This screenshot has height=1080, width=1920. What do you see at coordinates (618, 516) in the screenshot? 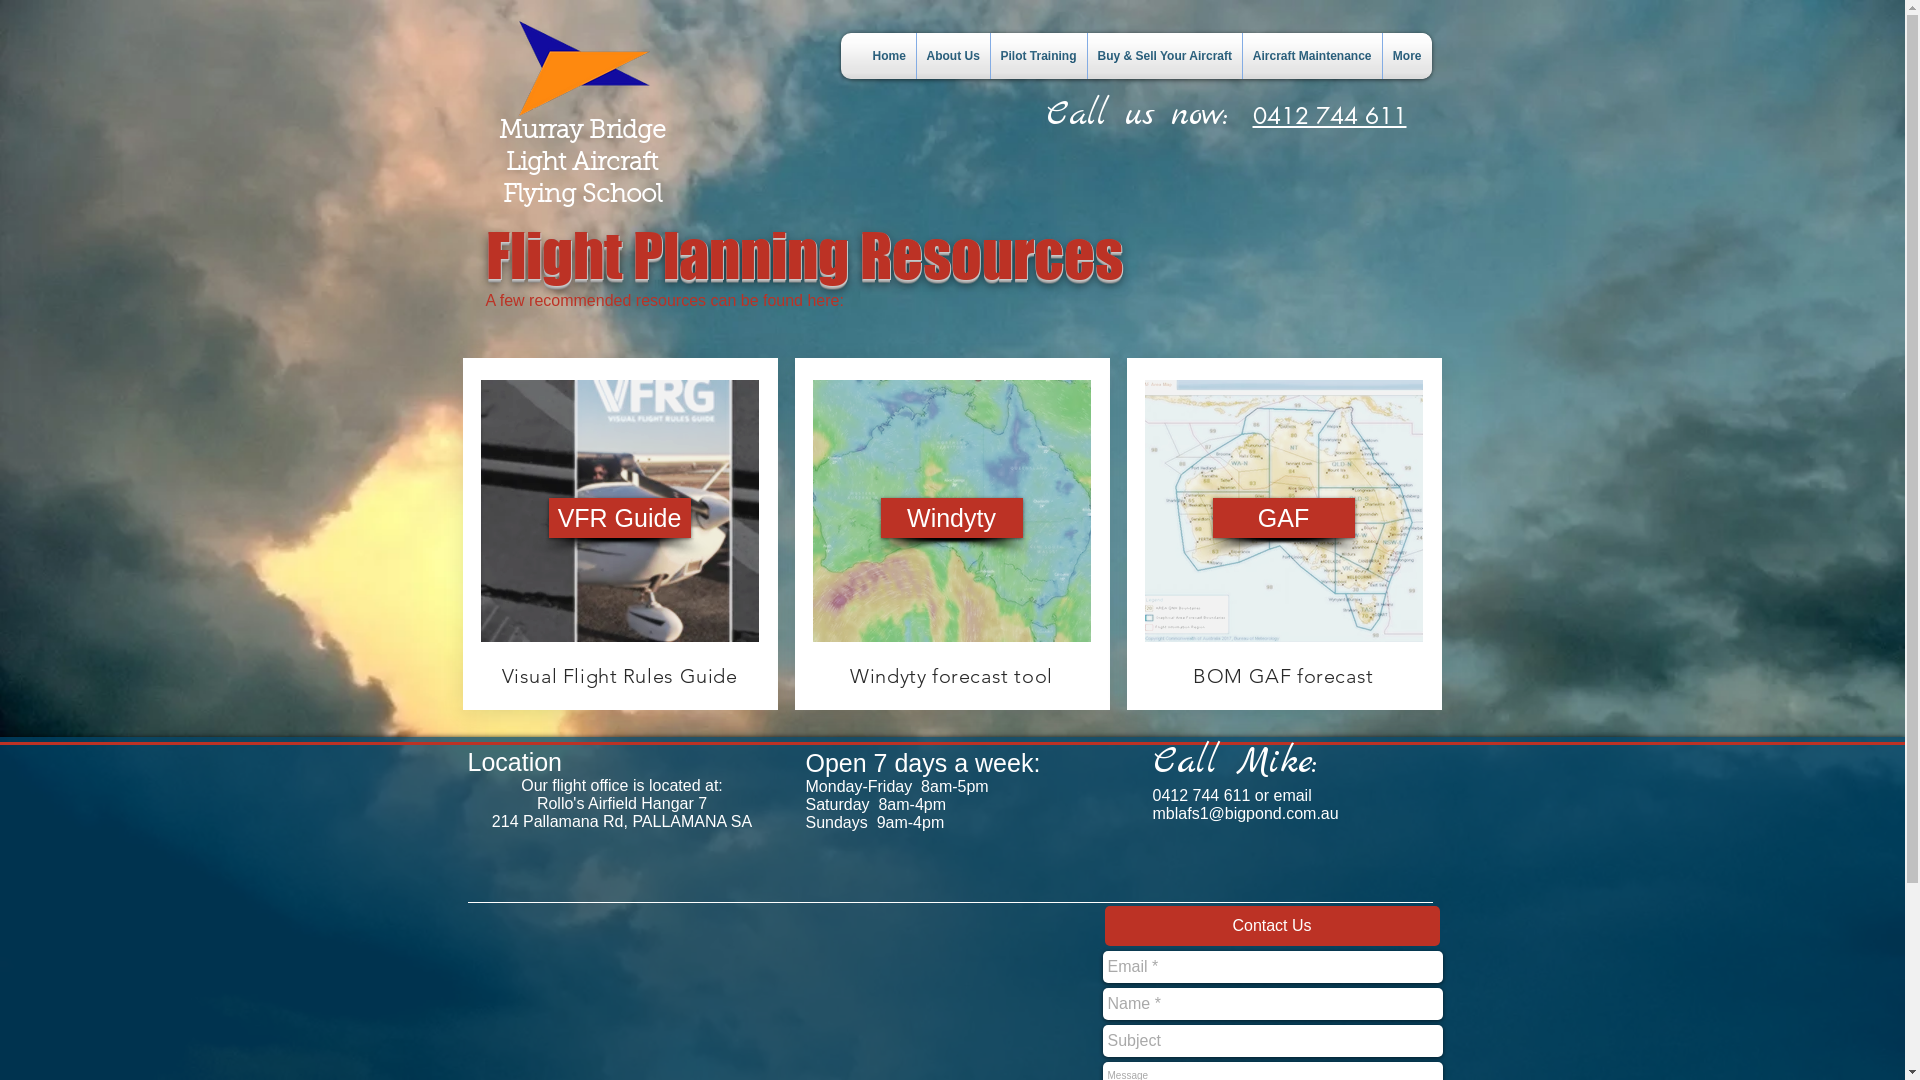
I see `'VFR Guide'` at bounding box center [618, 516].